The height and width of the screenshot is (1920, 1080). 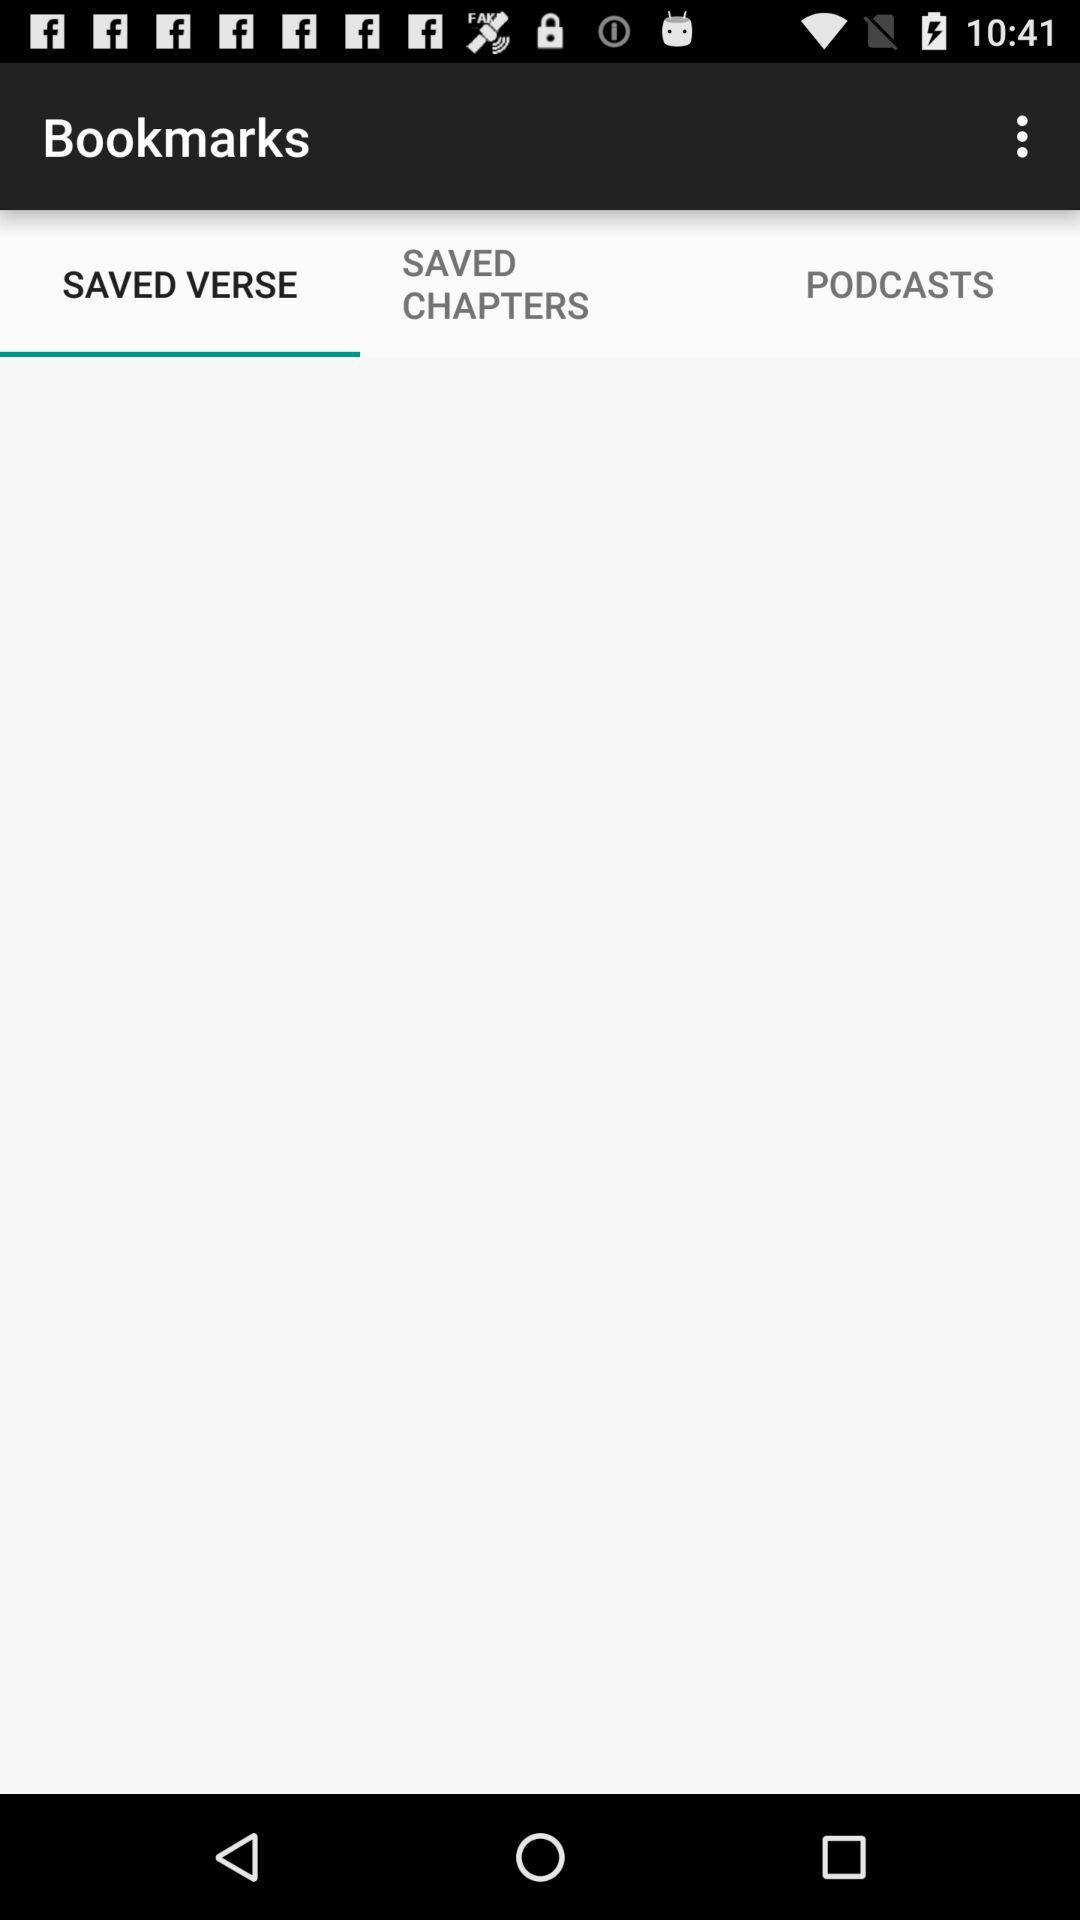 I want to click on icon at the bottom, so click(x=540, y=1727).